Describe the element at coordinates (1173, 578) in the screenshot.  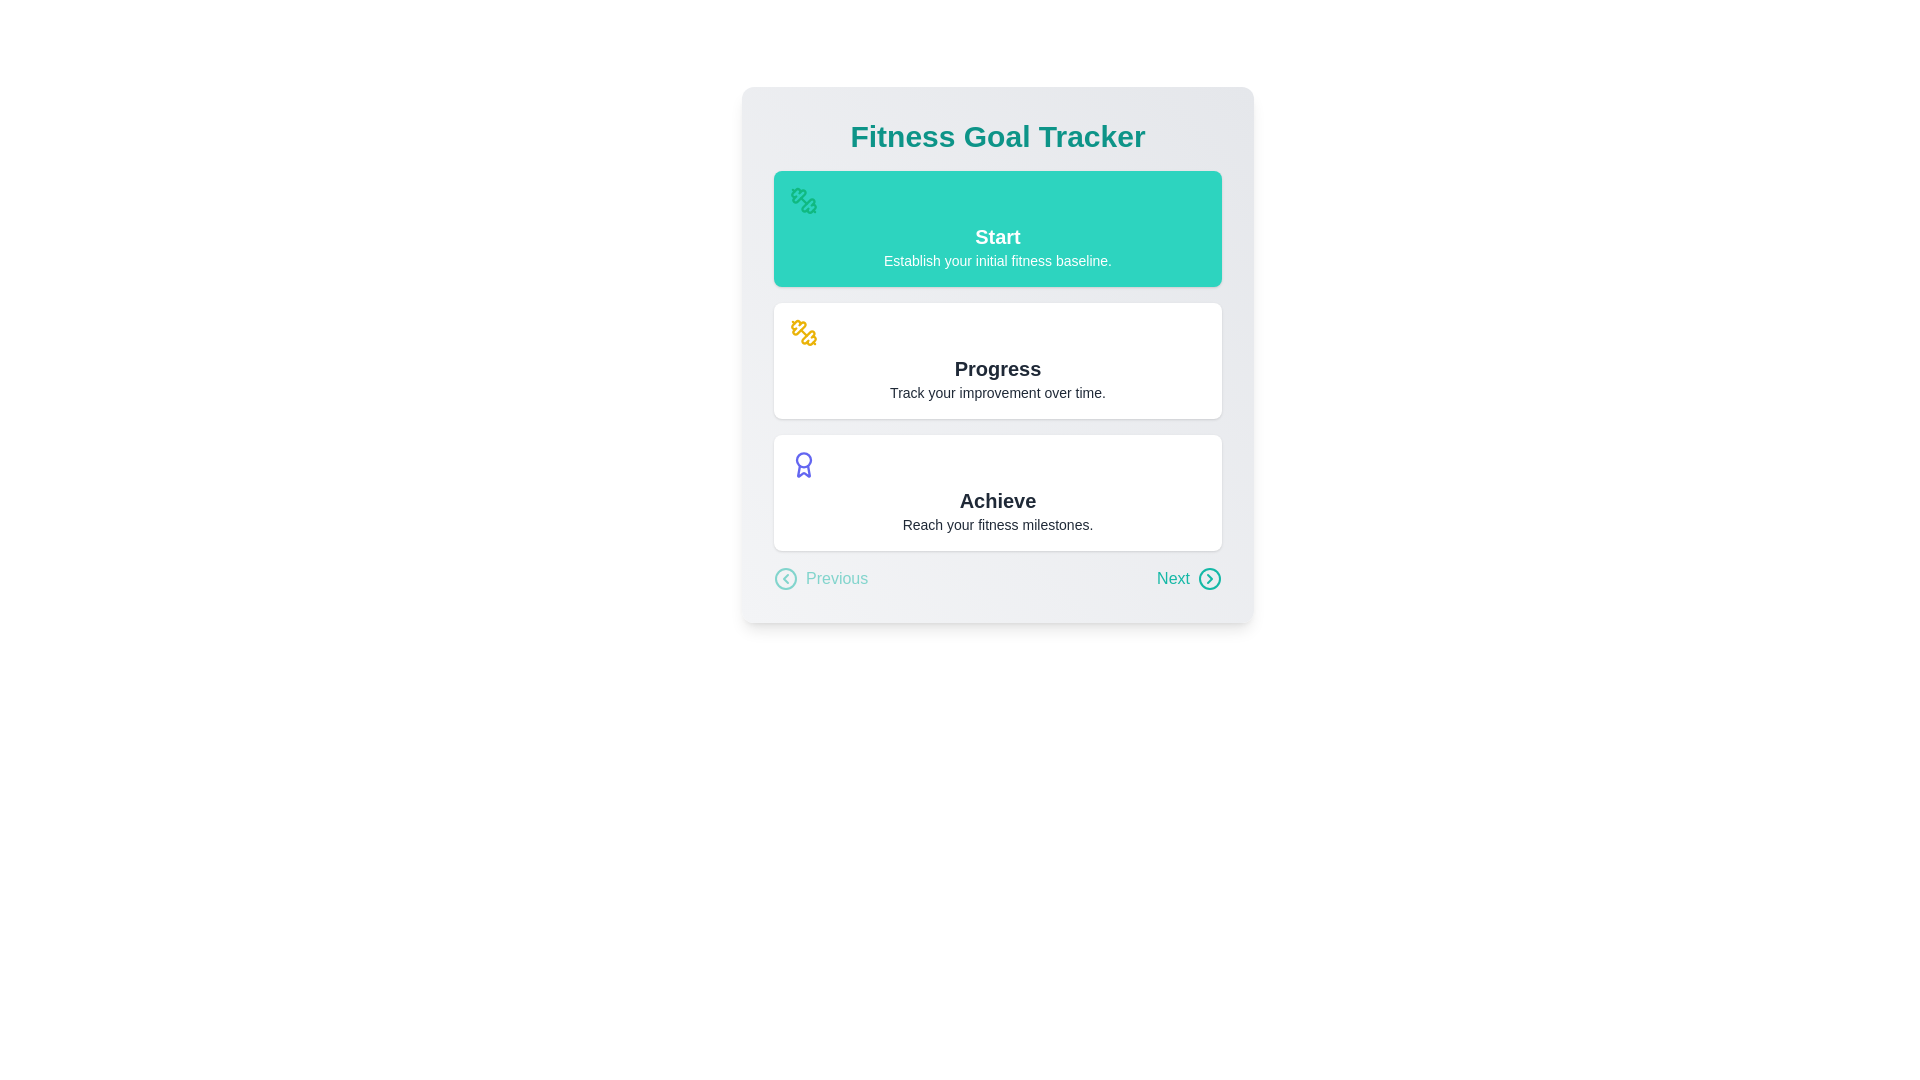
I see `the 'Next' navigation button, which is styled in teal color and positioned in the lower-right corner of the 'Fitness Goal Tracker' dialog box` at that location.